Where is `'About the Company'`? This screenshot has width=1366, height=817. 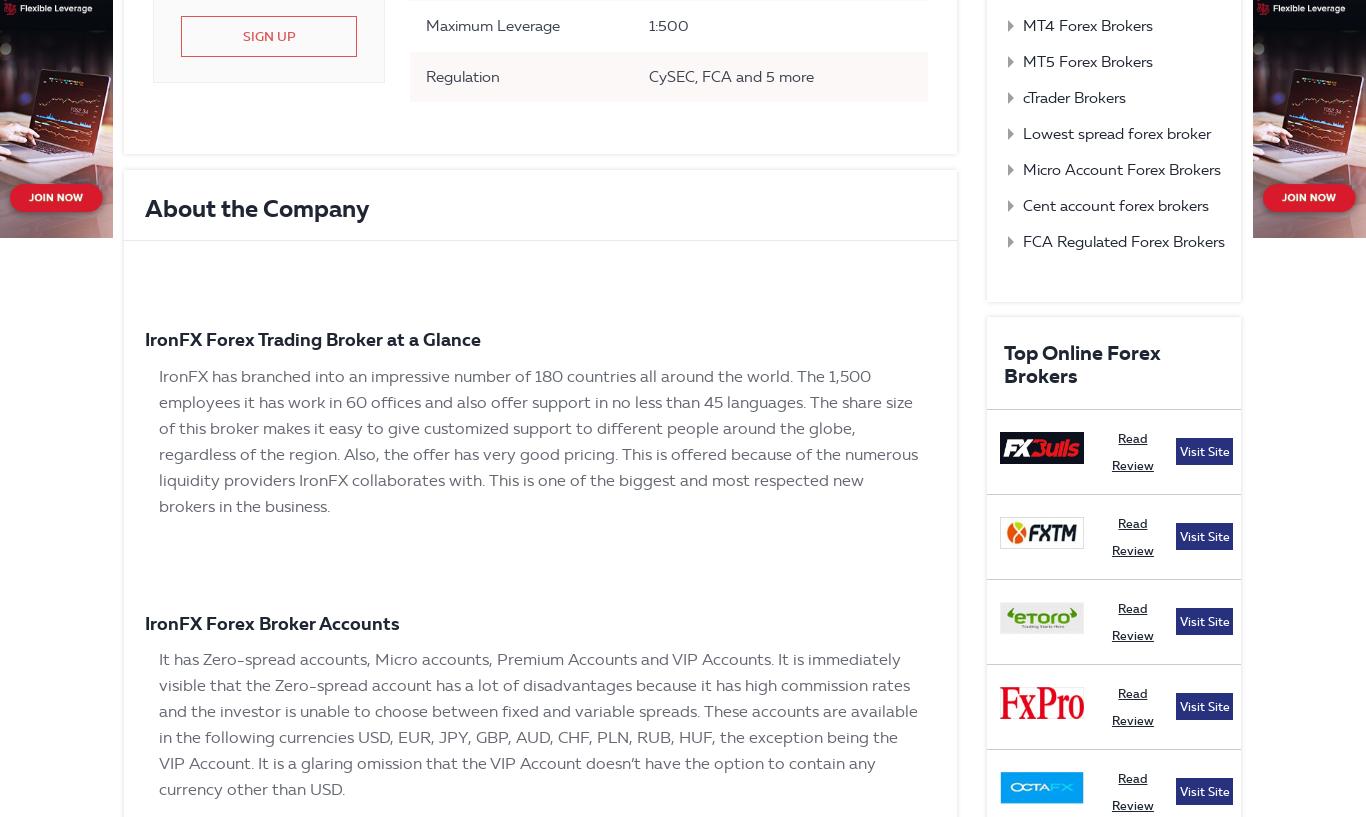 'About the Company' is located at coordinates (143, 207).